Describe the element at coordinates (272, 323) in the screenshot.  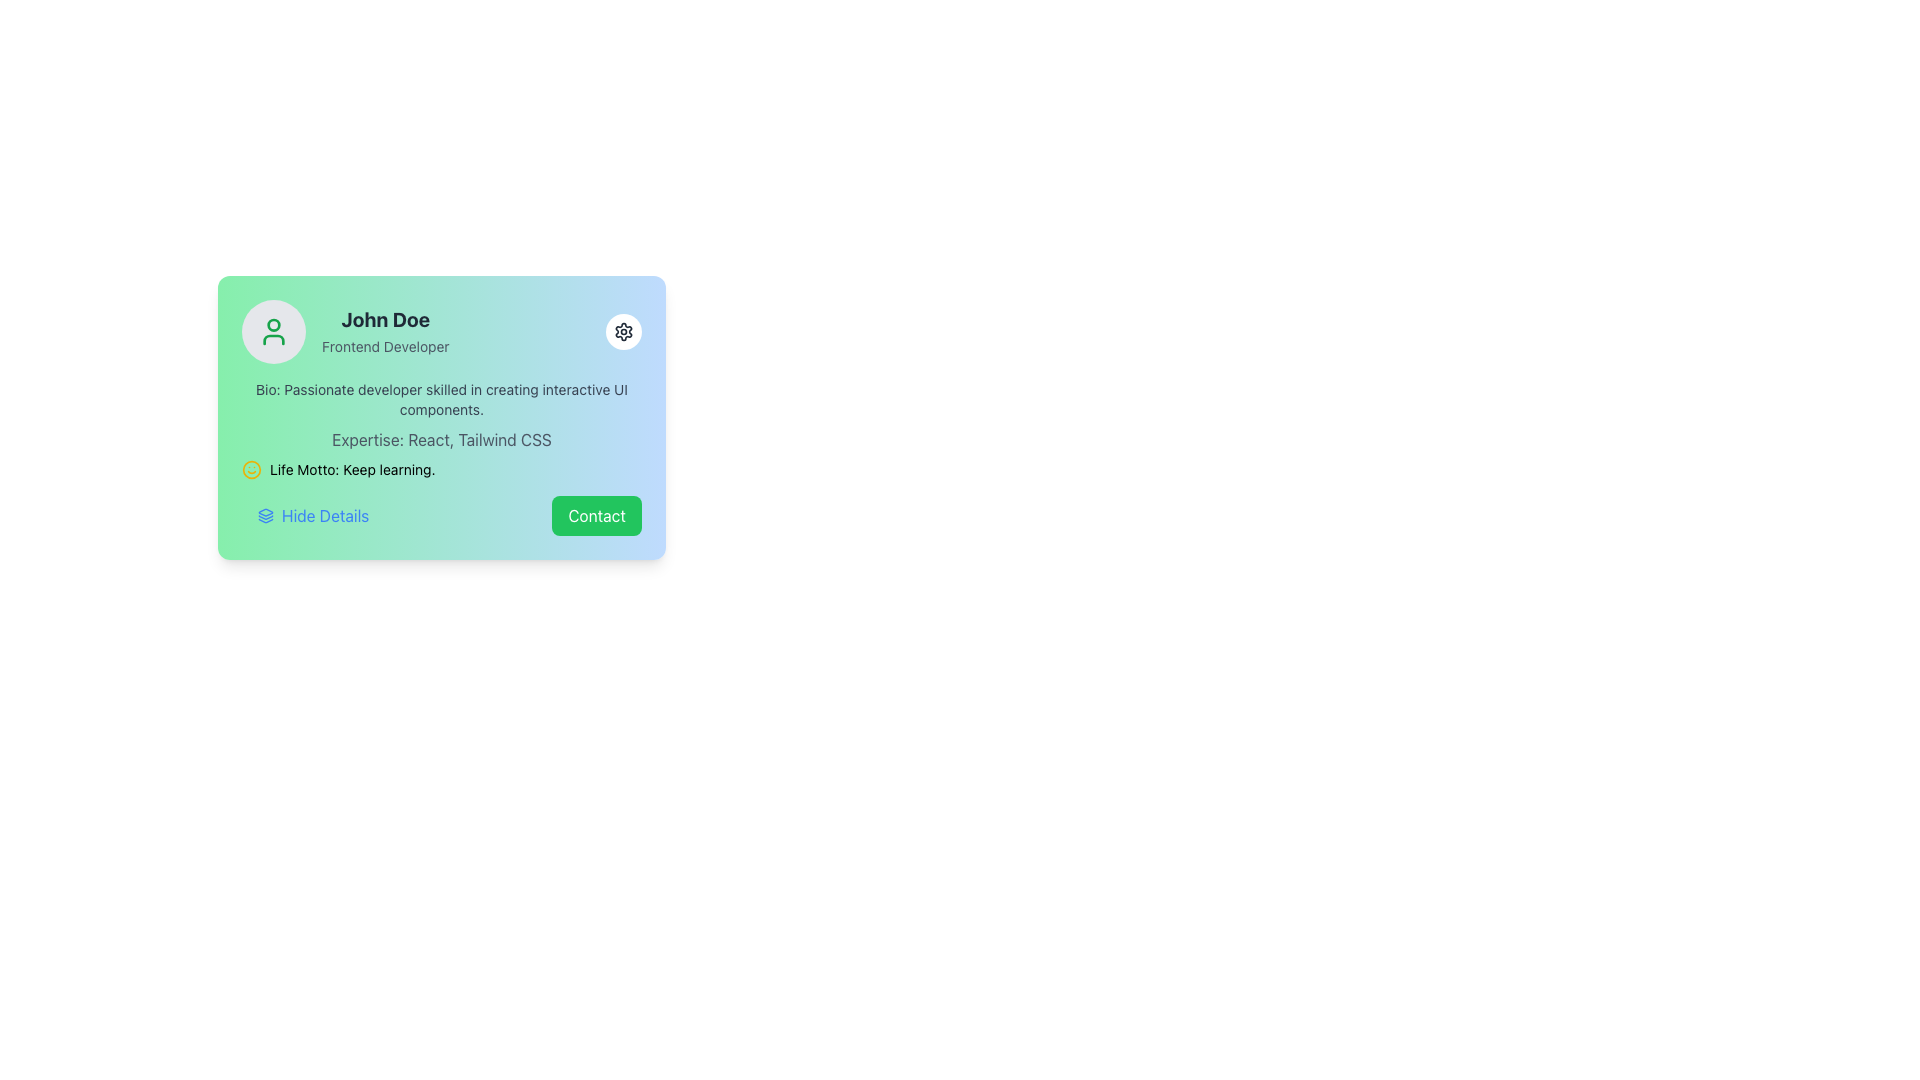
I see `the vector graphic circle representing the user's profile in the top-left of the gradient card` at that location.